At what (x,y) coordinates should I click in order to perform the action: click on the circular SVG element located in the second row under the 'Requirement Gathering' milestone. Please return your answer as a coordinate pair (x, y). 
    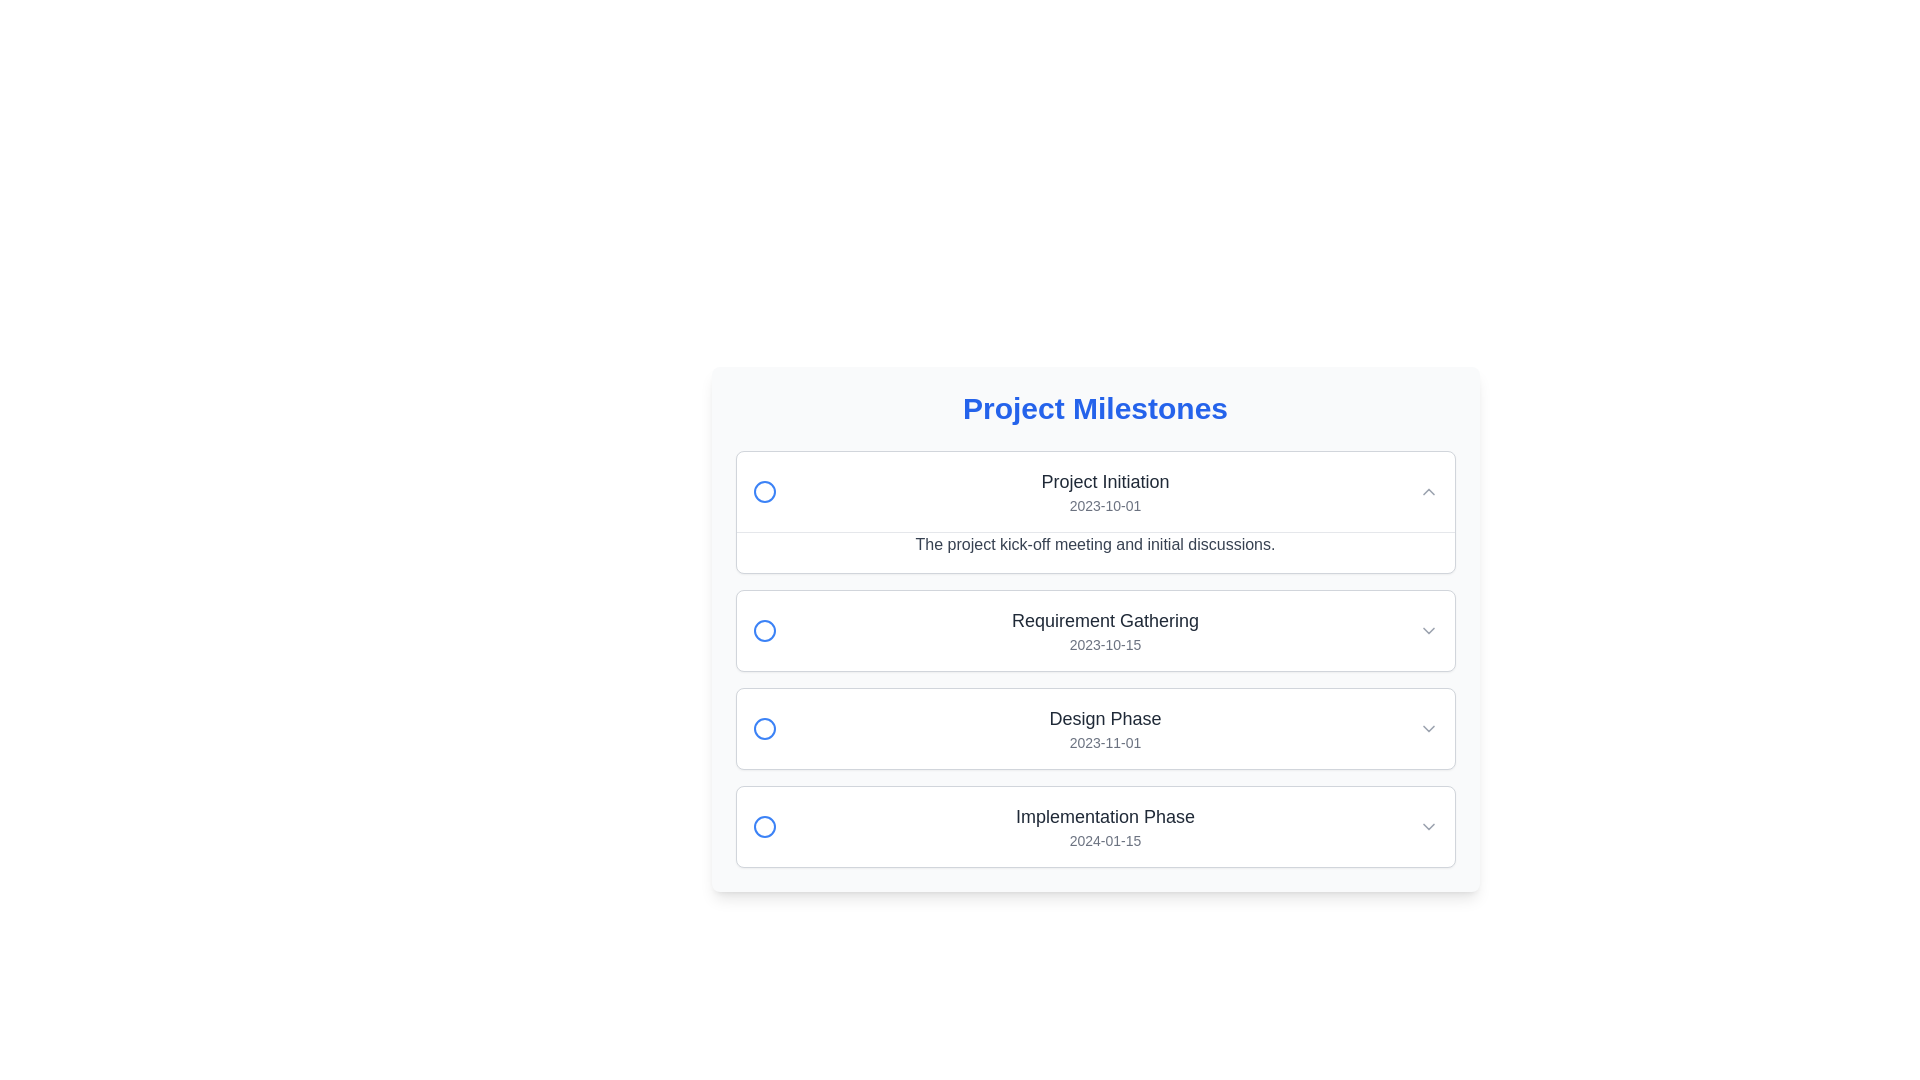
    Looking at the image, I should click on (763, 631).